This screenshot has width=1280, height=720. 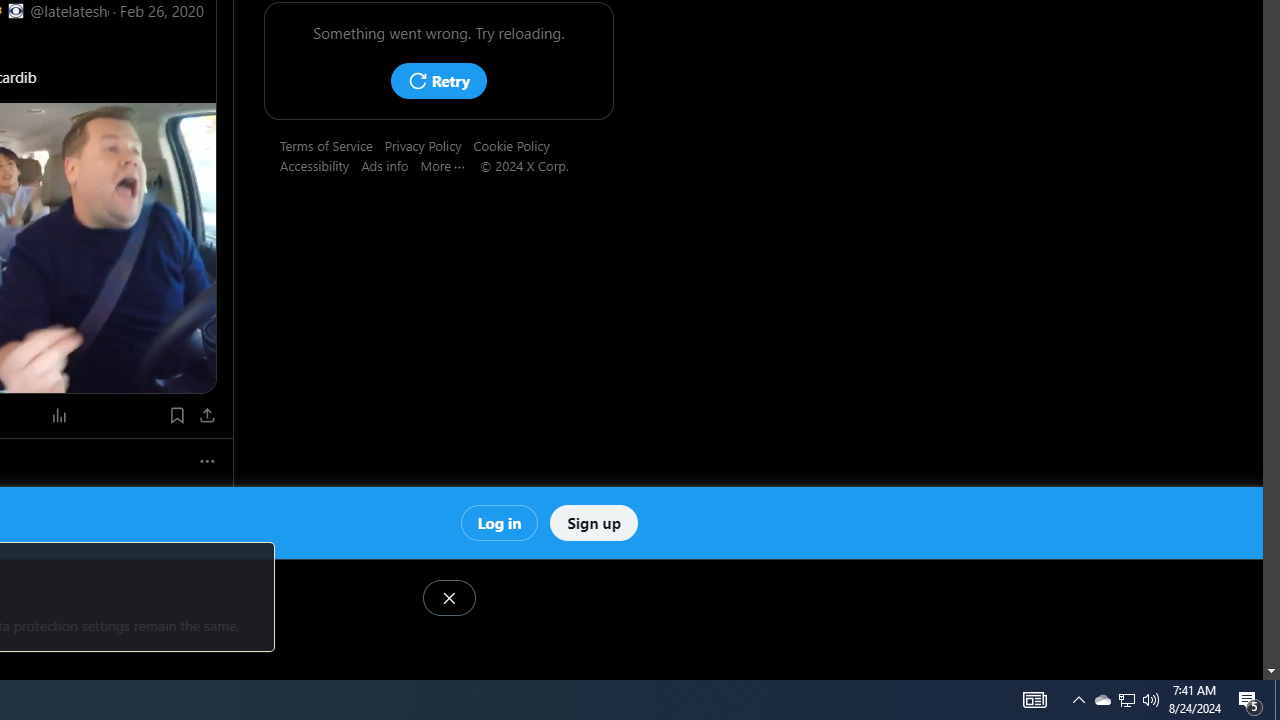 I want to click on 'Privacy Policy', so click(x=427, y=144).